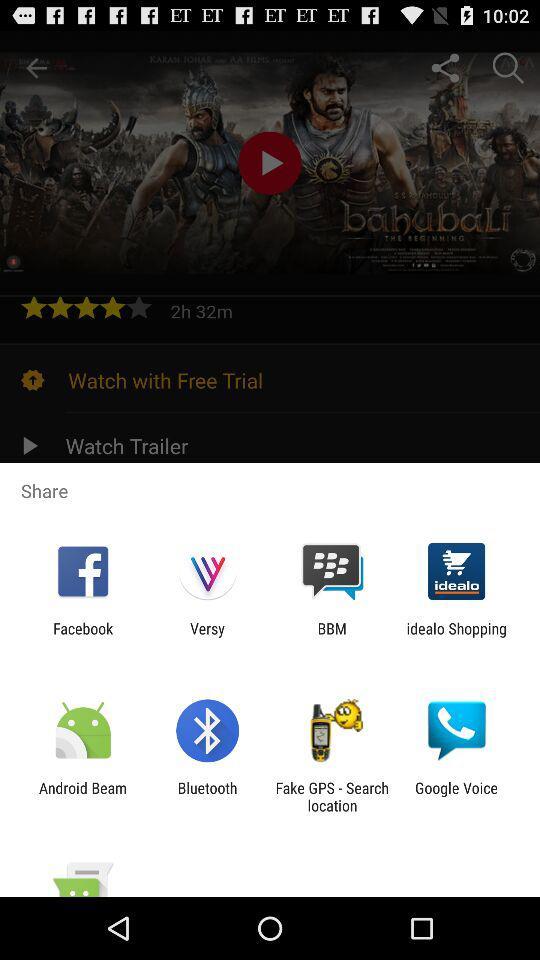 This screenshot has height=960, width=540. What do you see at coordinates (82, 796) in the screenshot?
I see `android beam` at bounding box center [82, 796].